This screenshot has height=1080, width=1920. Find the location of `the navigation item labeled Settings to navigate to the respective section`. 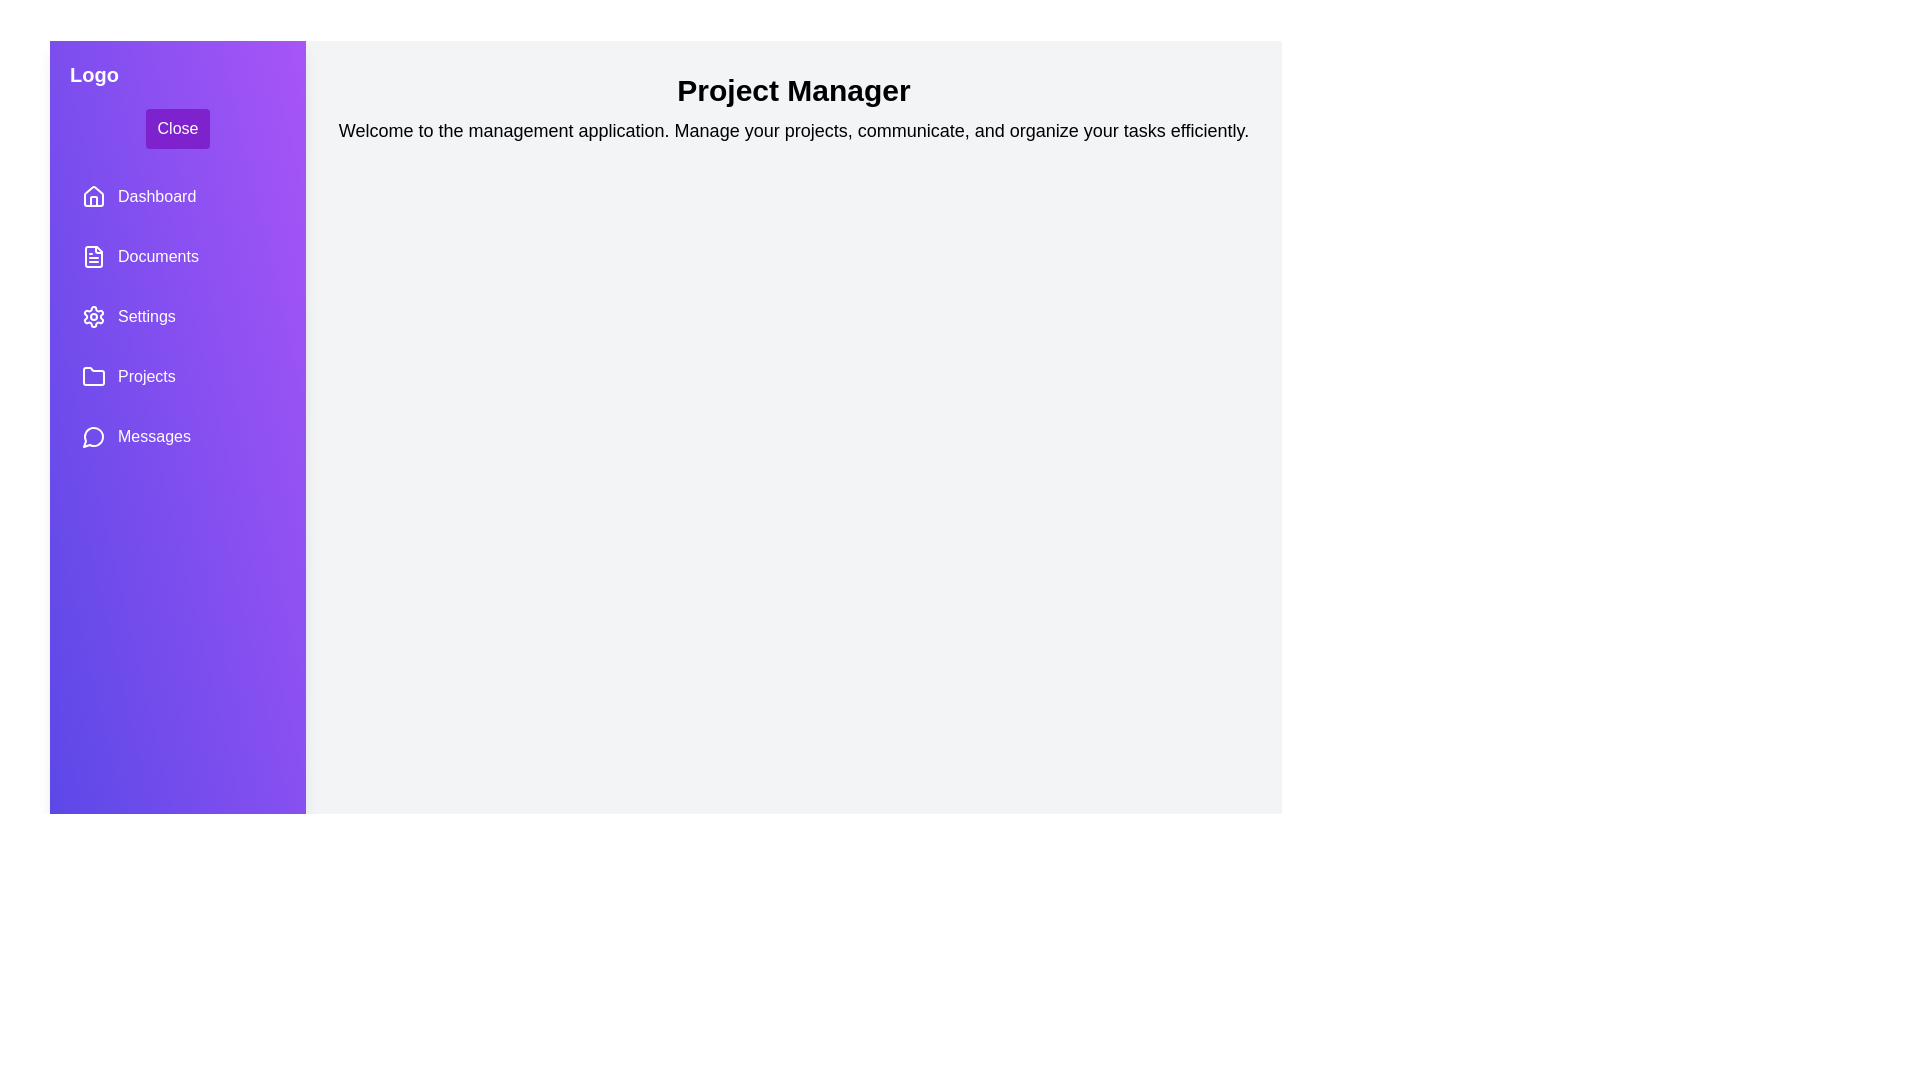

the navigation item labeled Settings to navigate to the respective section is located at coordinates (177, 315).